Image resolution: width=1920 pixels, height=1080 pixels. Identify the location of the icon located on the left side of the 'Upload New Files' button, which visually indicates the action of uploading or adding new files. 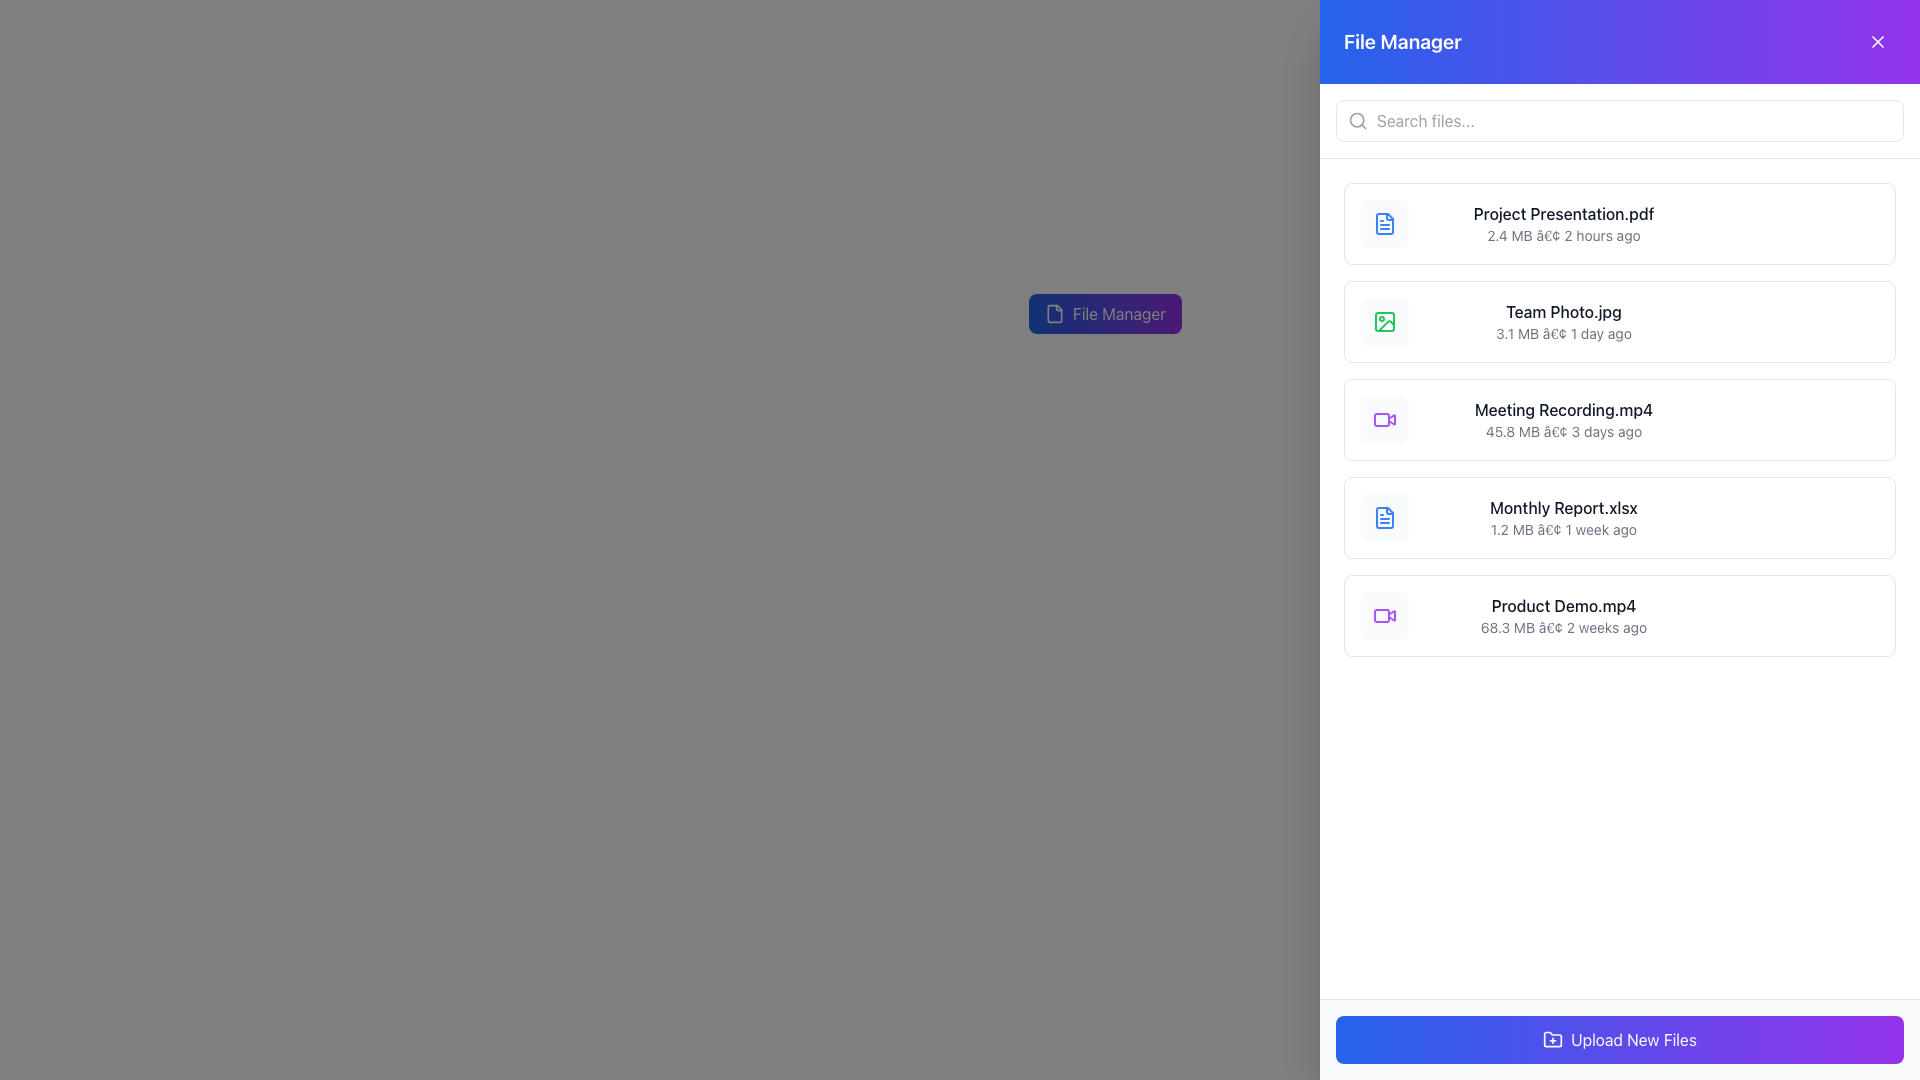
(1552, 1039).